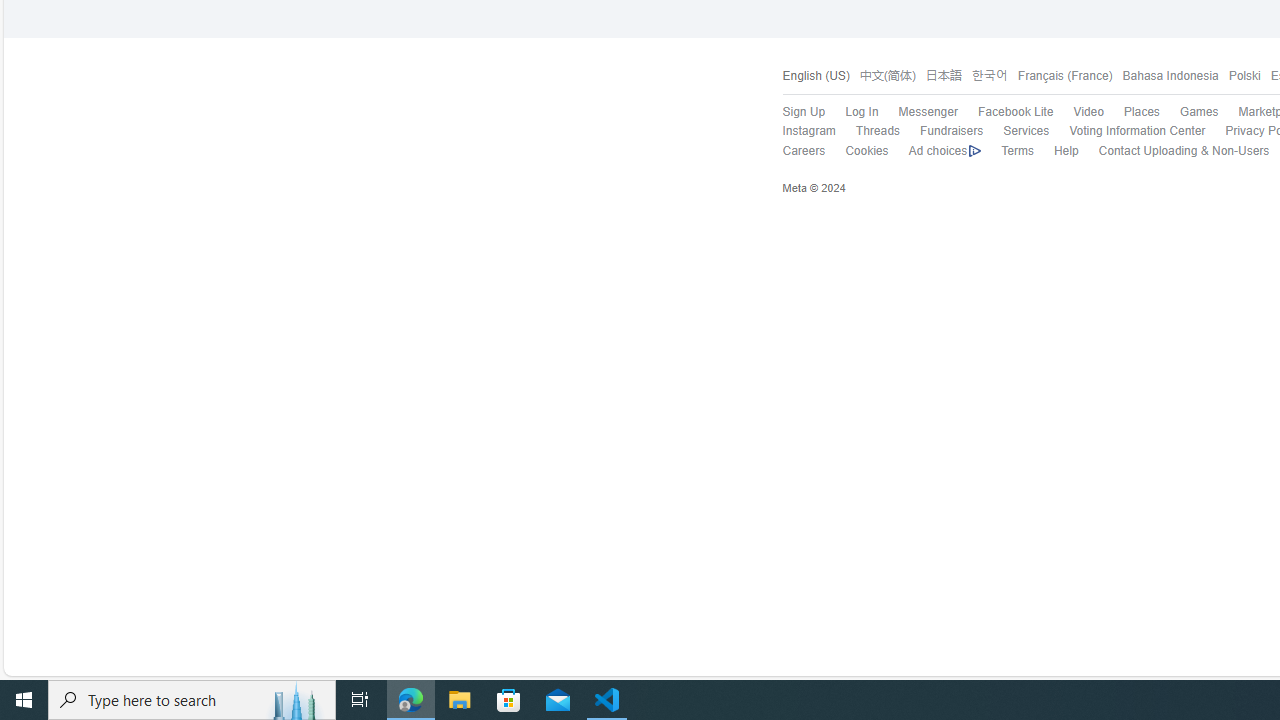 The height and width of the screenshot is (720, 1280). Describe the element at coordinates (1026, 131) in the screenshot. I see `'Services'` at that location.